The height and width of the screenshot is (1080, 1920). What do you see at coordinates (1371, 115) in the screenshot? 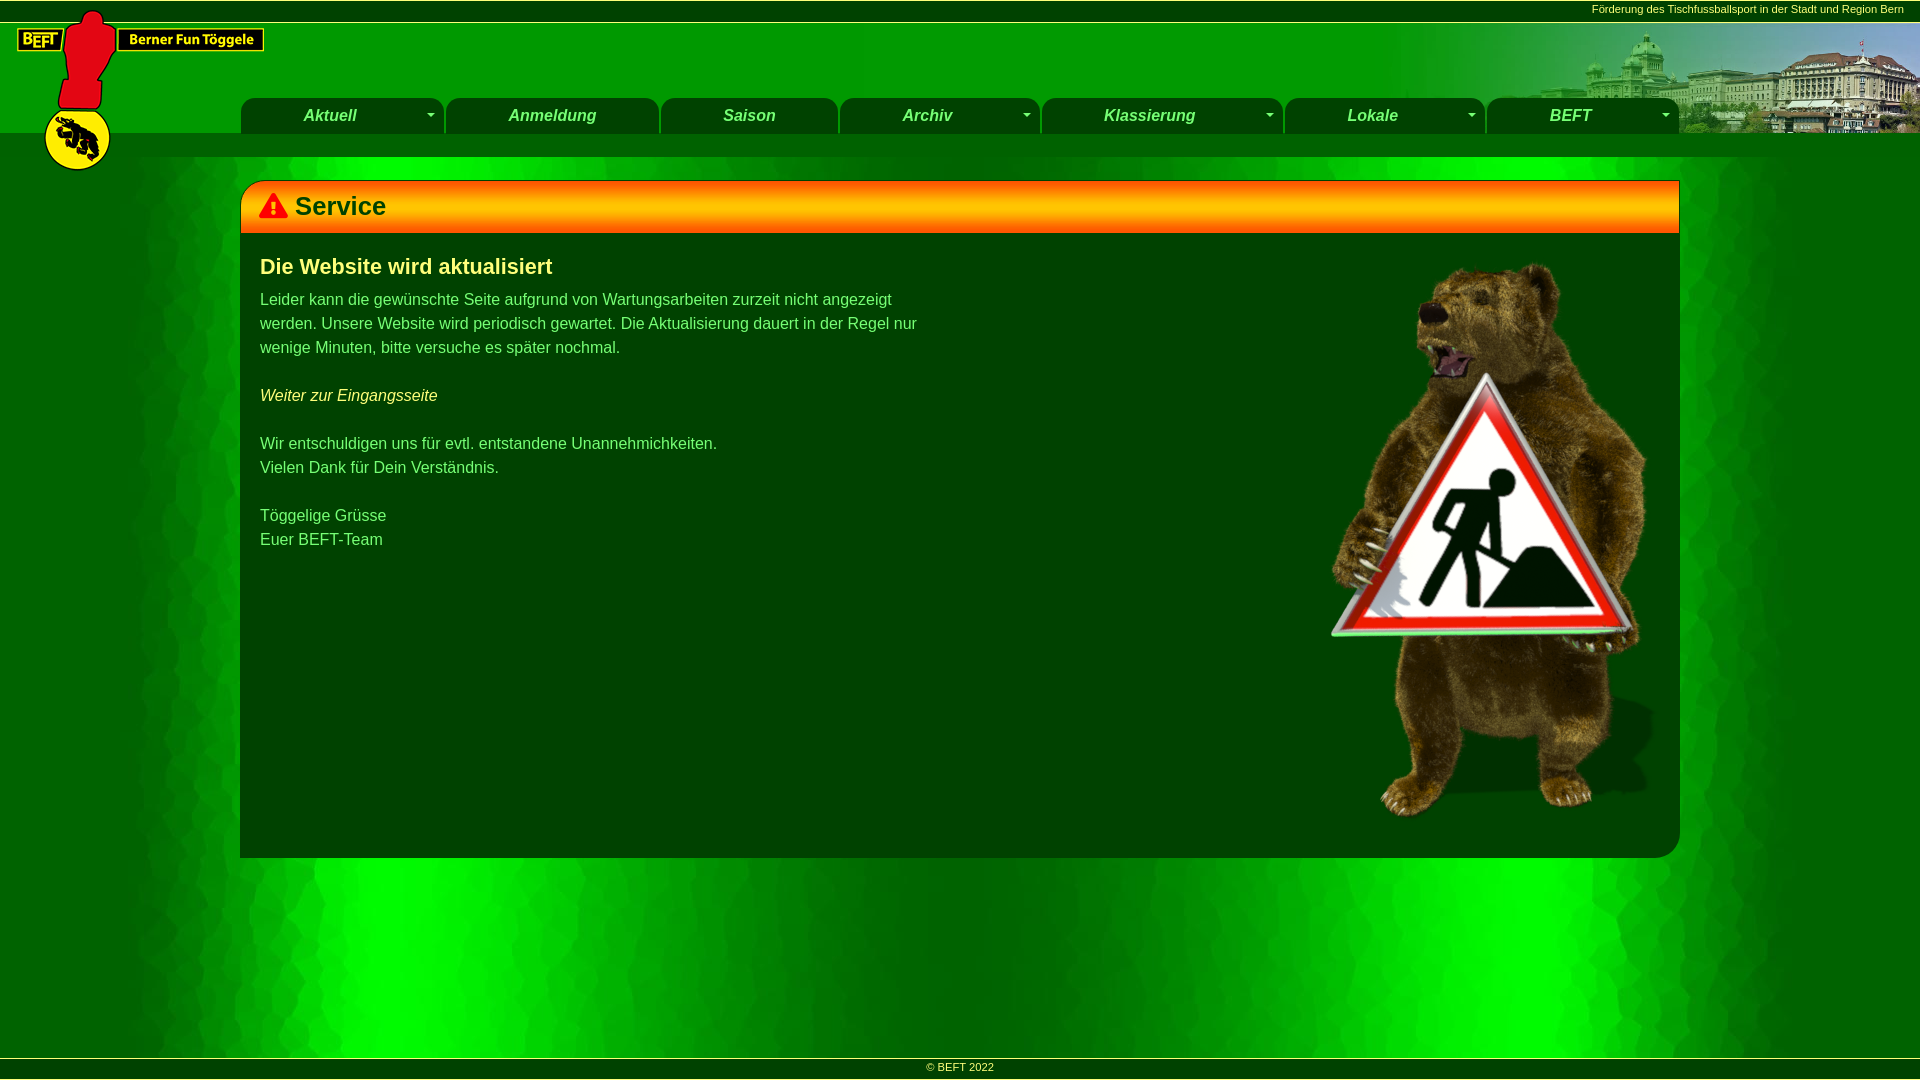
I see `'Lokale'` at bounding box center [1371, 115].